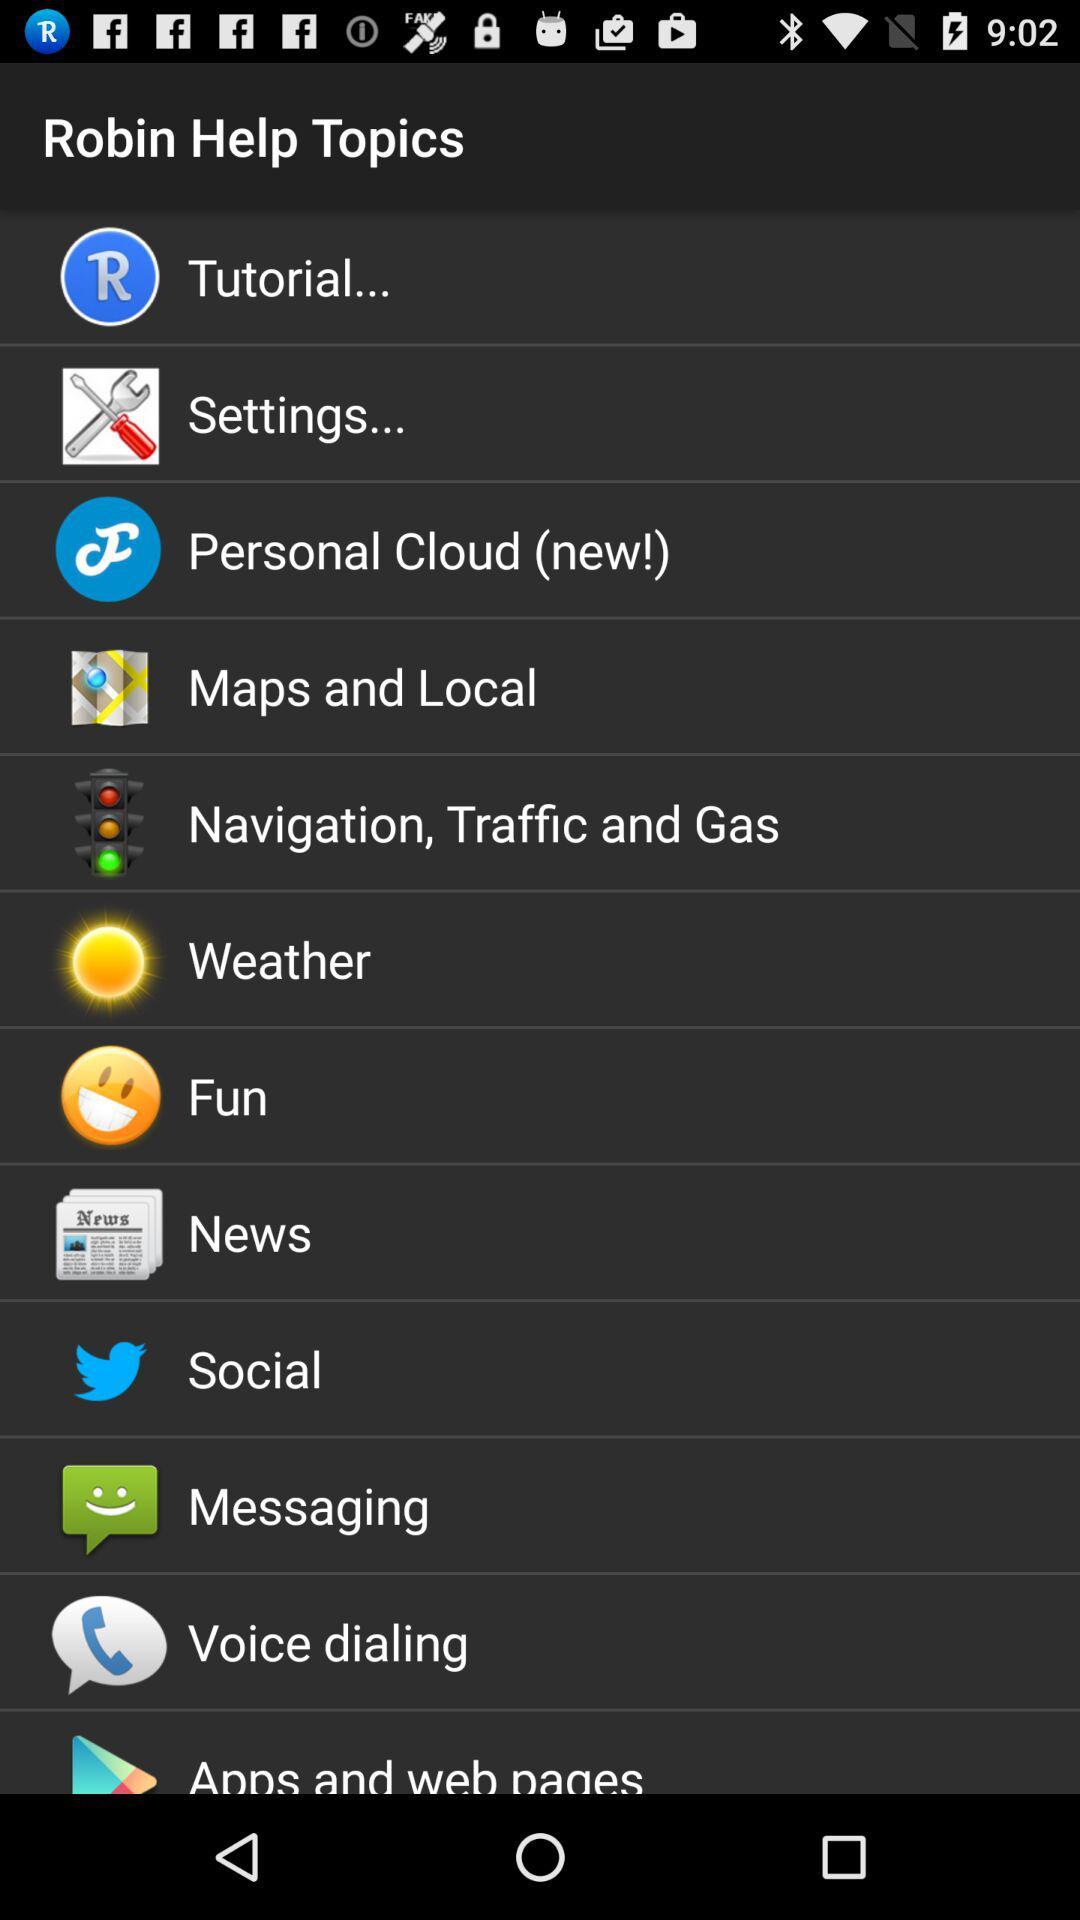  What do you see at coordinates (540, 822) in the screenshot?
I see `app above  weather` at bounding box center [540, 822].